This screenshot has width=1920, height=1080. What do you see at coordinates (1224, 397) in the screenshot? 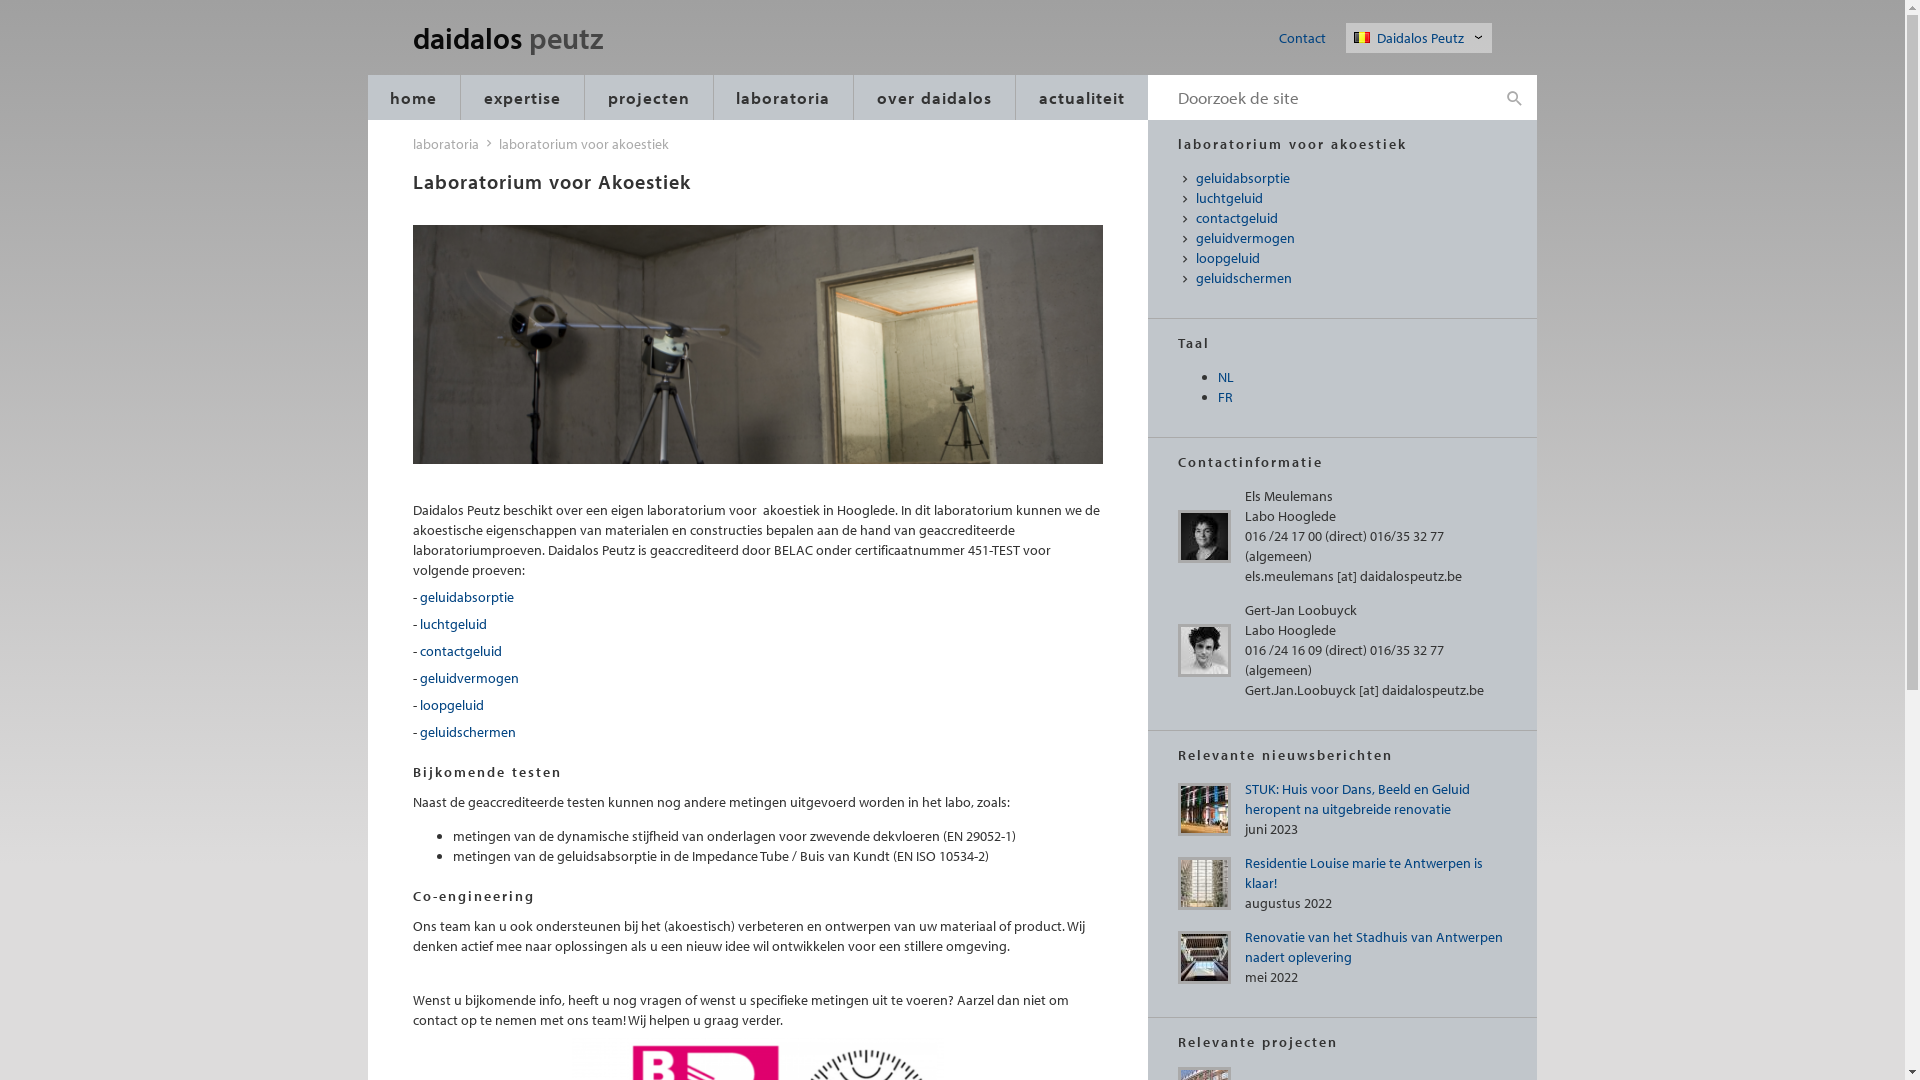
I see `'FR'` at bounding box center [1224, 397].